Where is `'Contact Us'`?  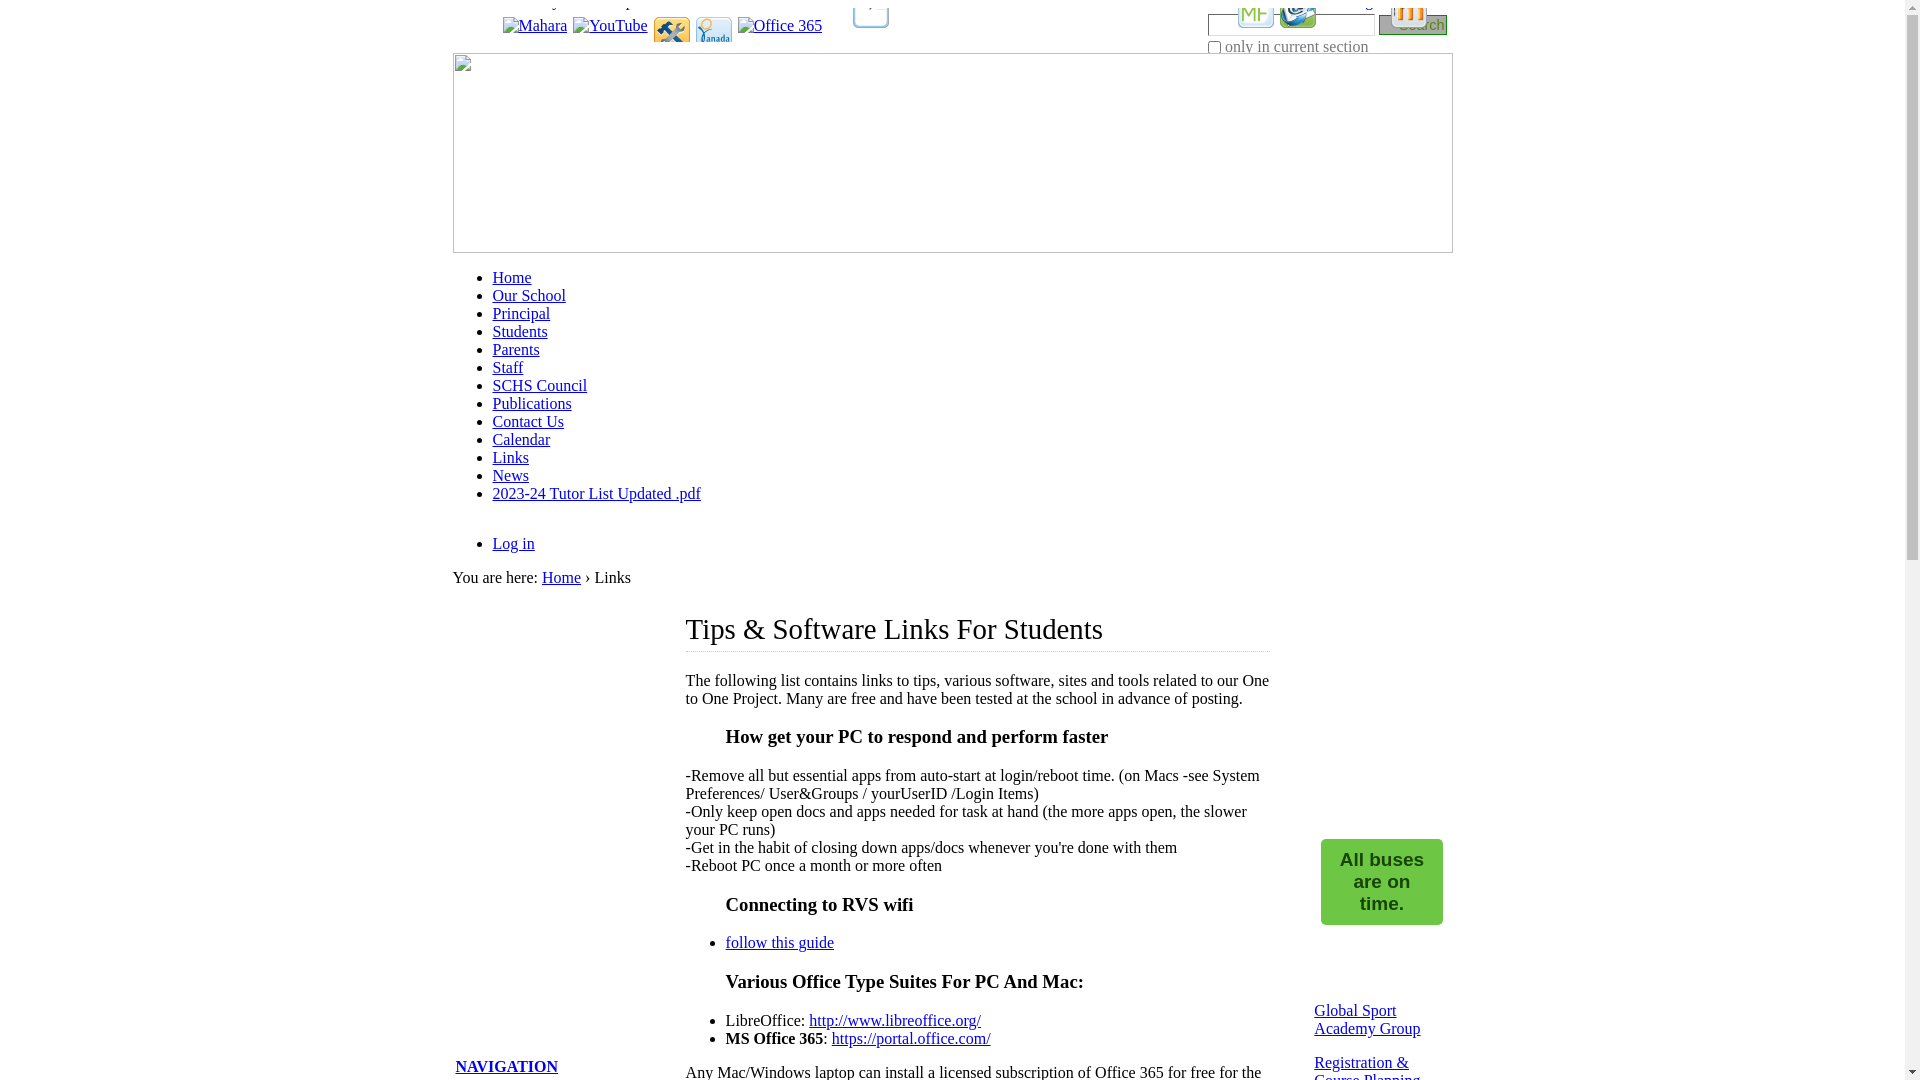 'Contact Us' is located at coordinates (528, 420).